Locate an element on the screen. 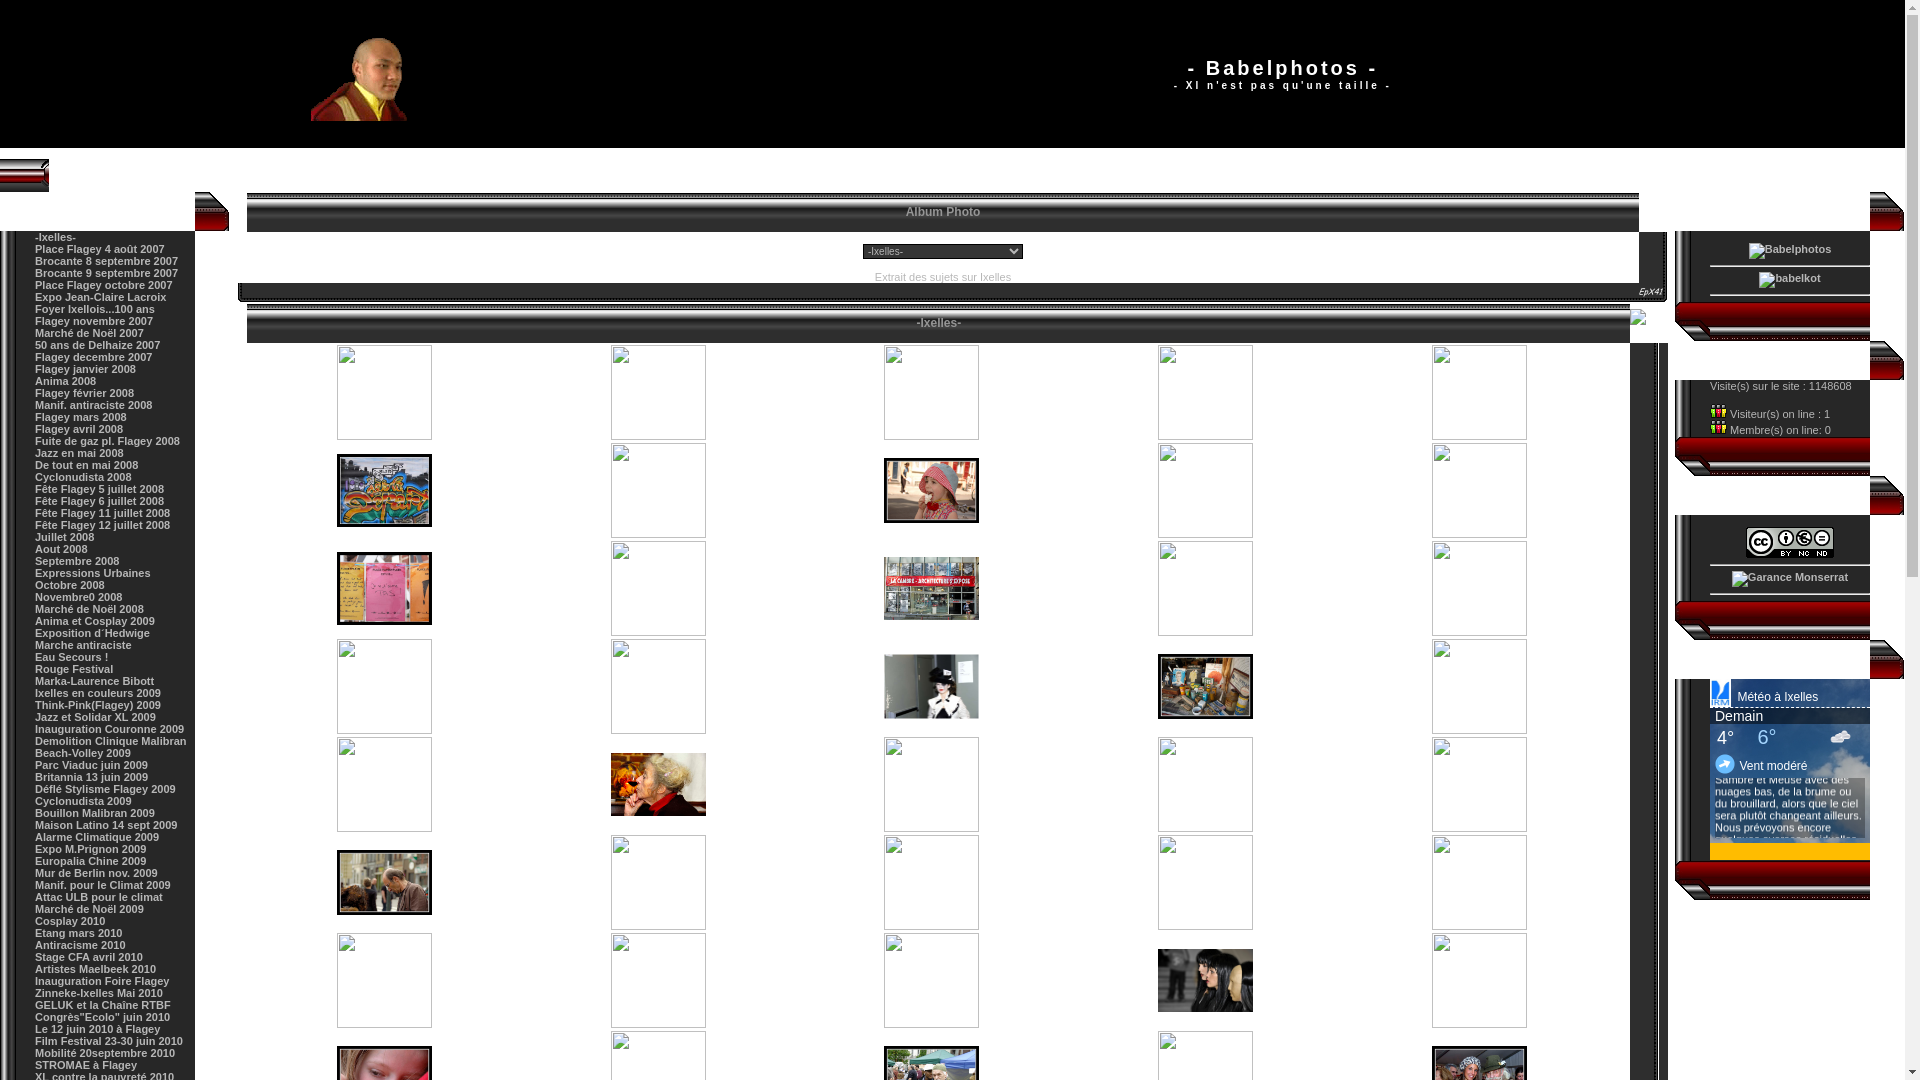 The height and width of the screenshot is (1080, 1920). 'Inauguration Foire Flagey' is located at coordinates (100, 979).